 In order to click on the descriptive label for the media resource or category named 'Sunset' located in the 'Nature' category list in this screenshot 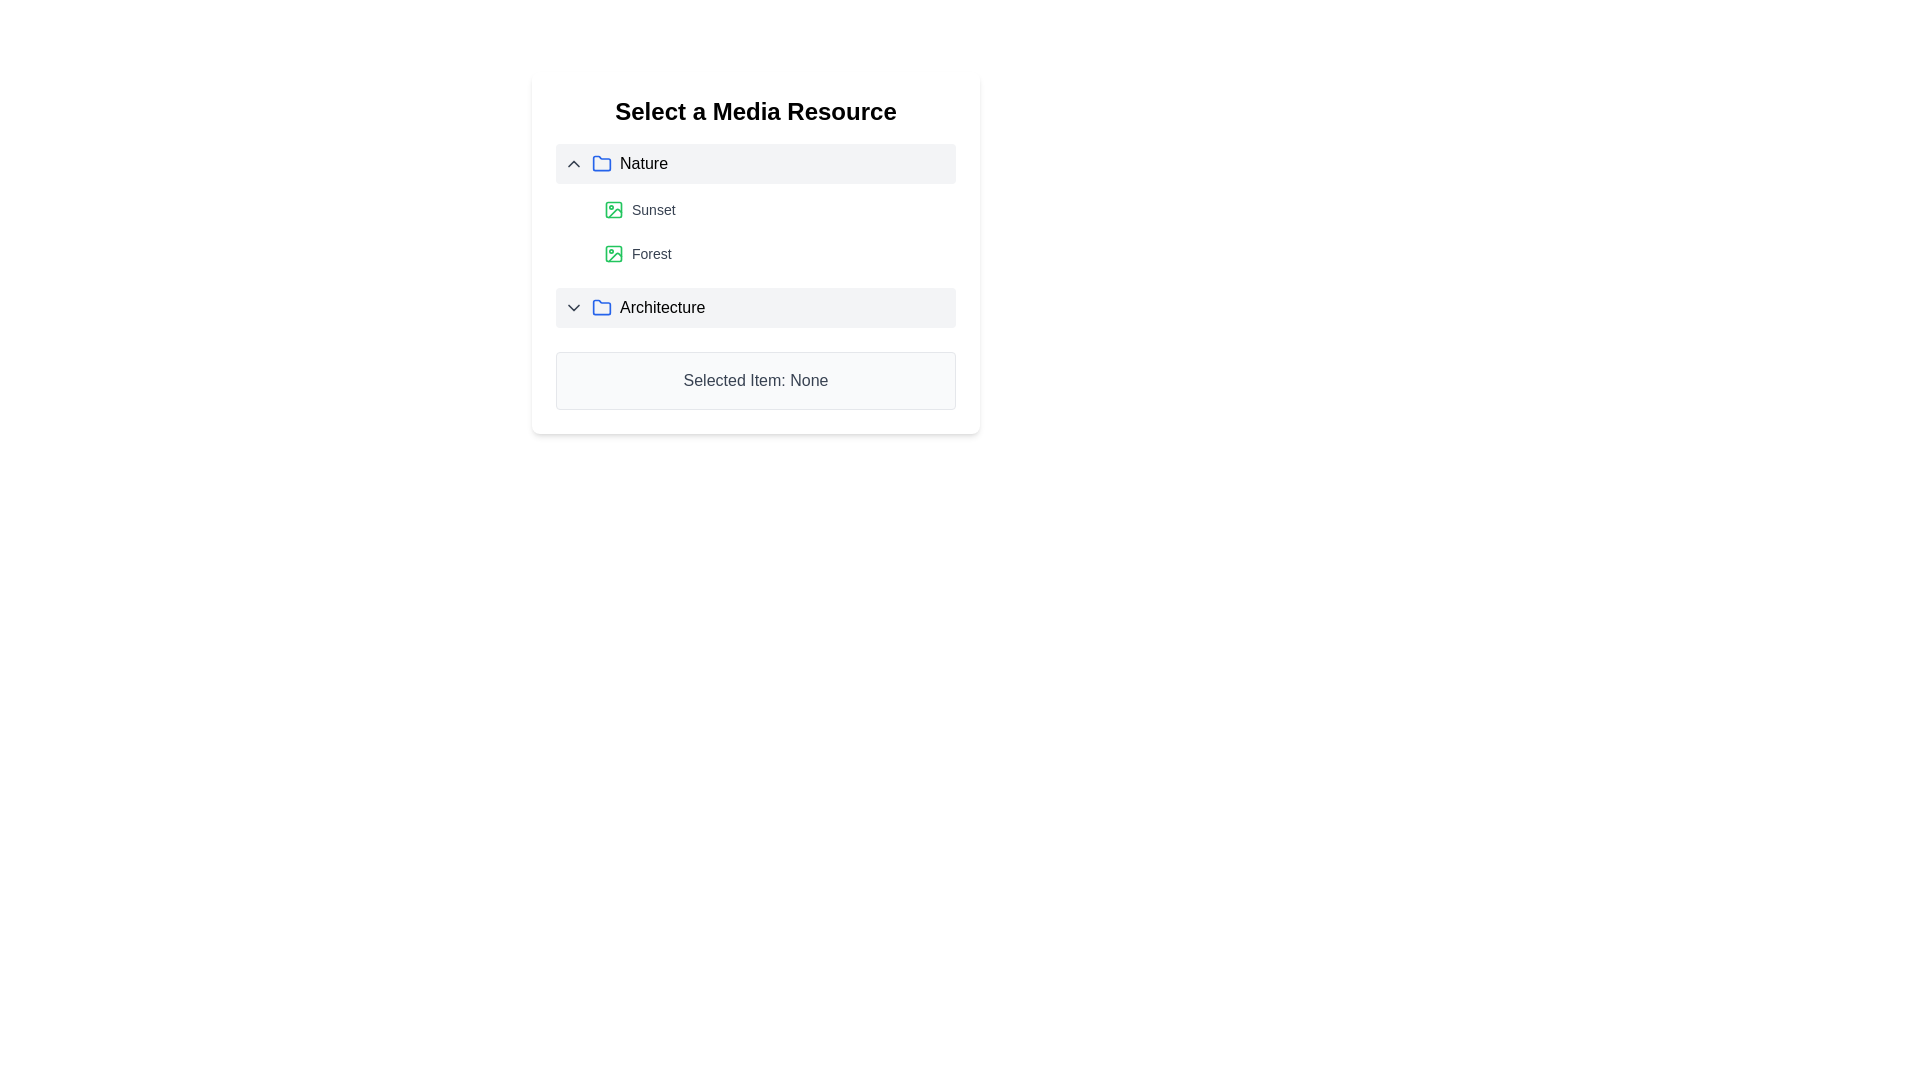, I will do `click(653, 209)`.